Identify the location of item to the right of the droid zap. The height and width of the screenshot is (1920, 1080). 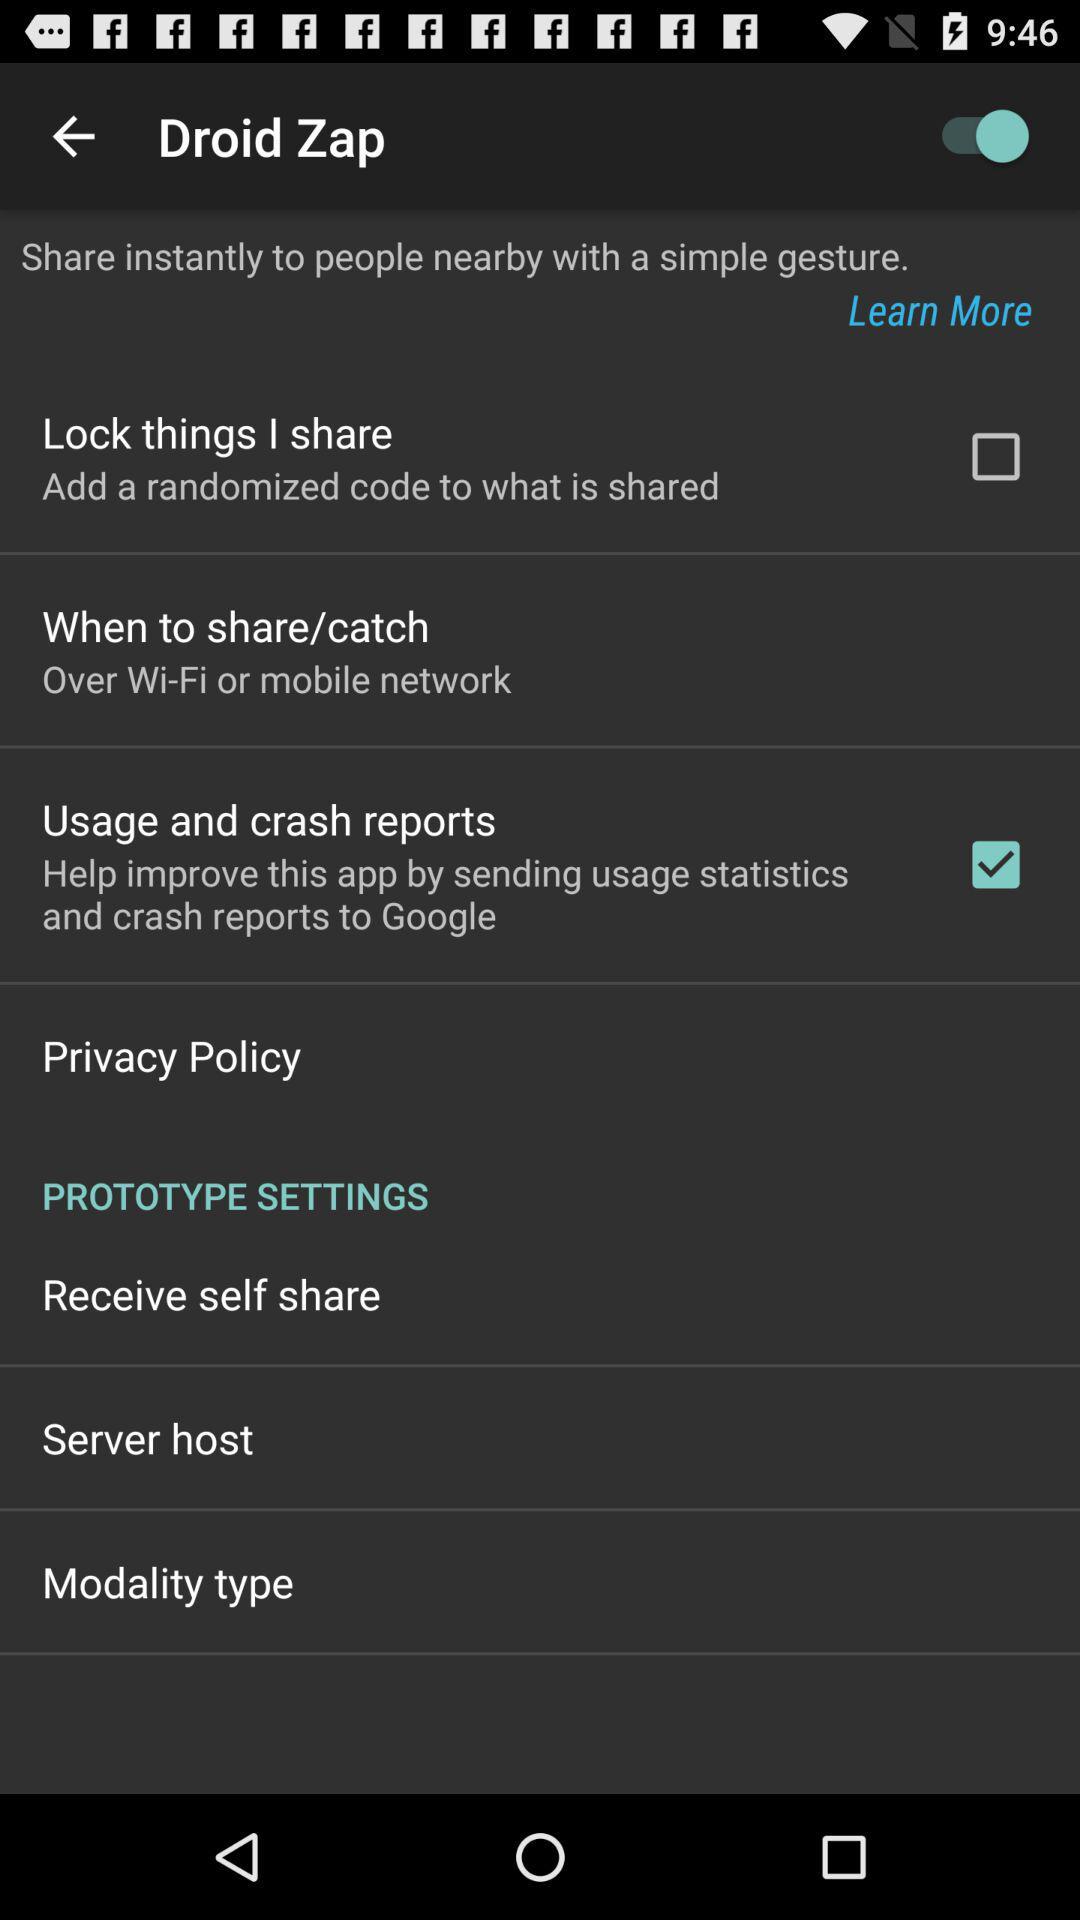
(974, 135).